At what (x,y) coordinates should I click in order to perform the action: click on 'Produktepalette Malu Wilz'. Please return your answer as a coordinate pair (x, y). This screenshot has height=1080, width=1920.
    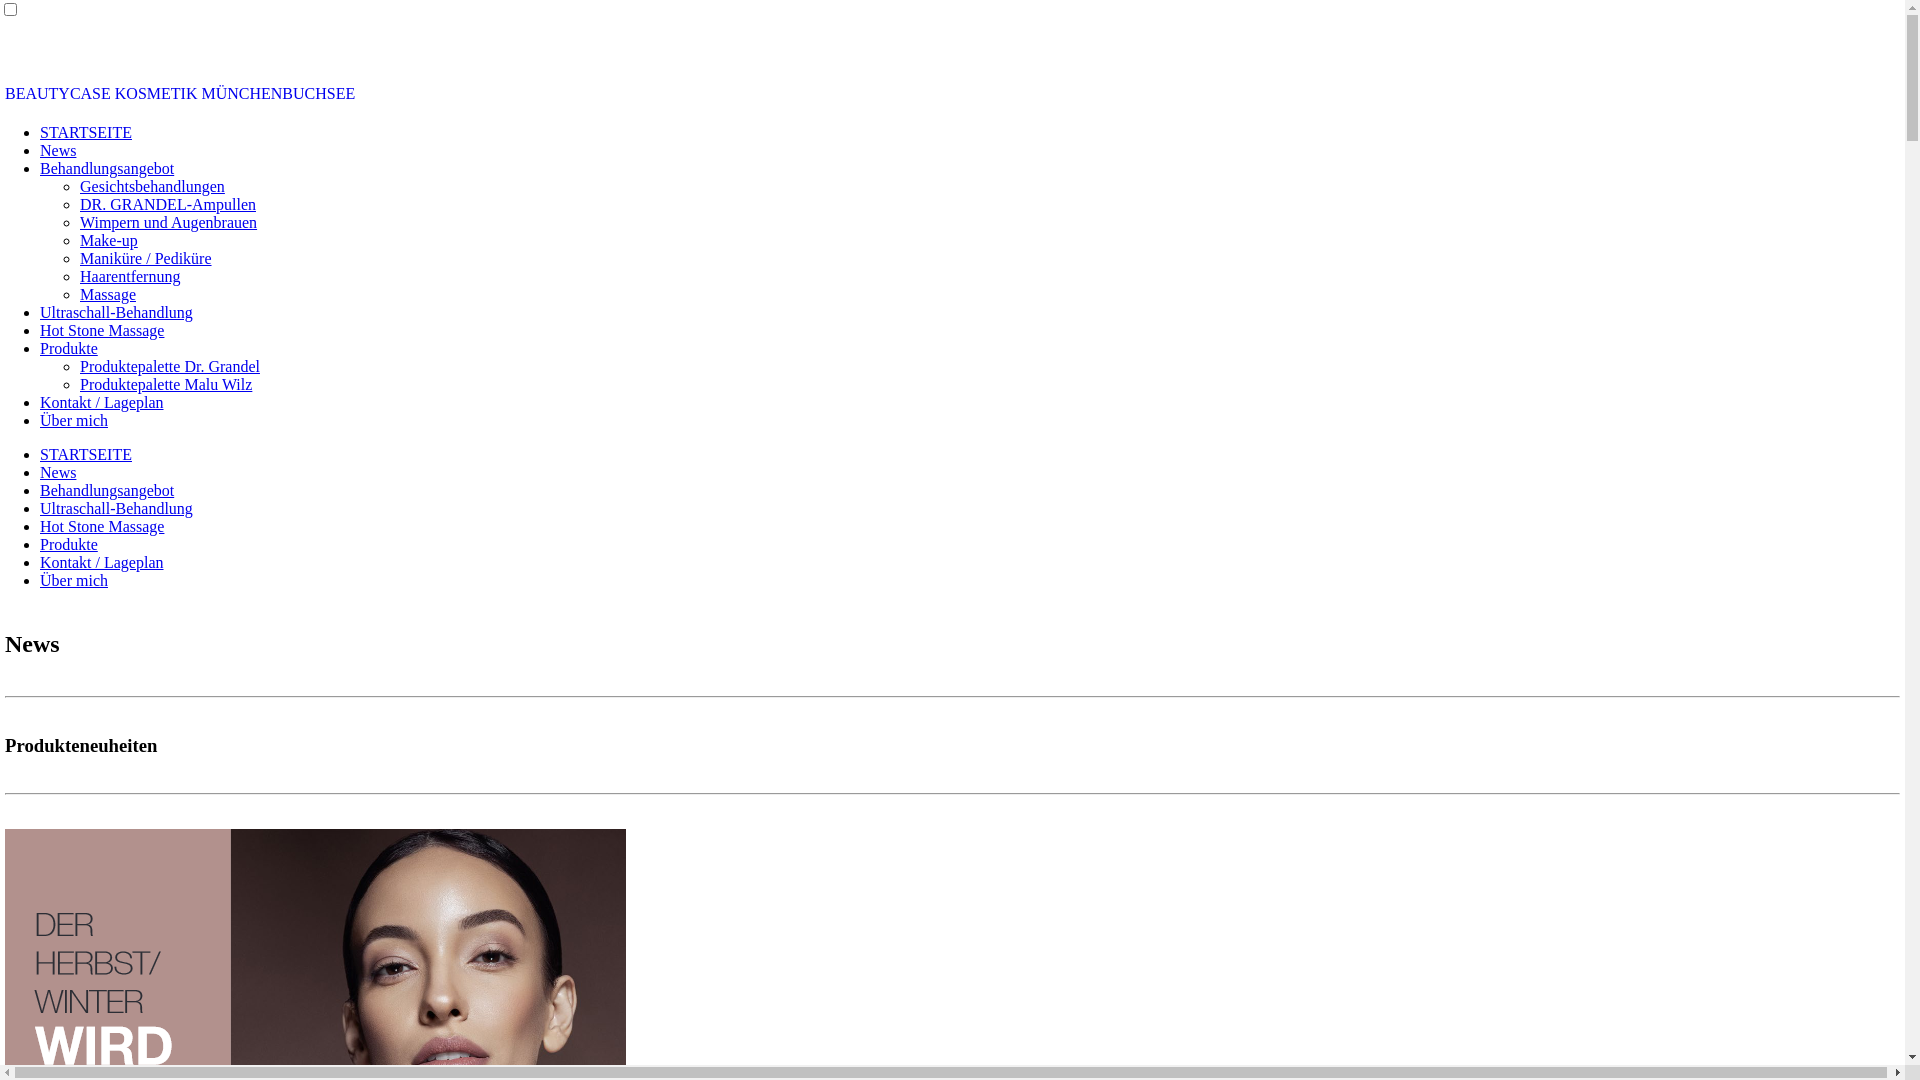
    Looking at the image, I should click on (166, 384).